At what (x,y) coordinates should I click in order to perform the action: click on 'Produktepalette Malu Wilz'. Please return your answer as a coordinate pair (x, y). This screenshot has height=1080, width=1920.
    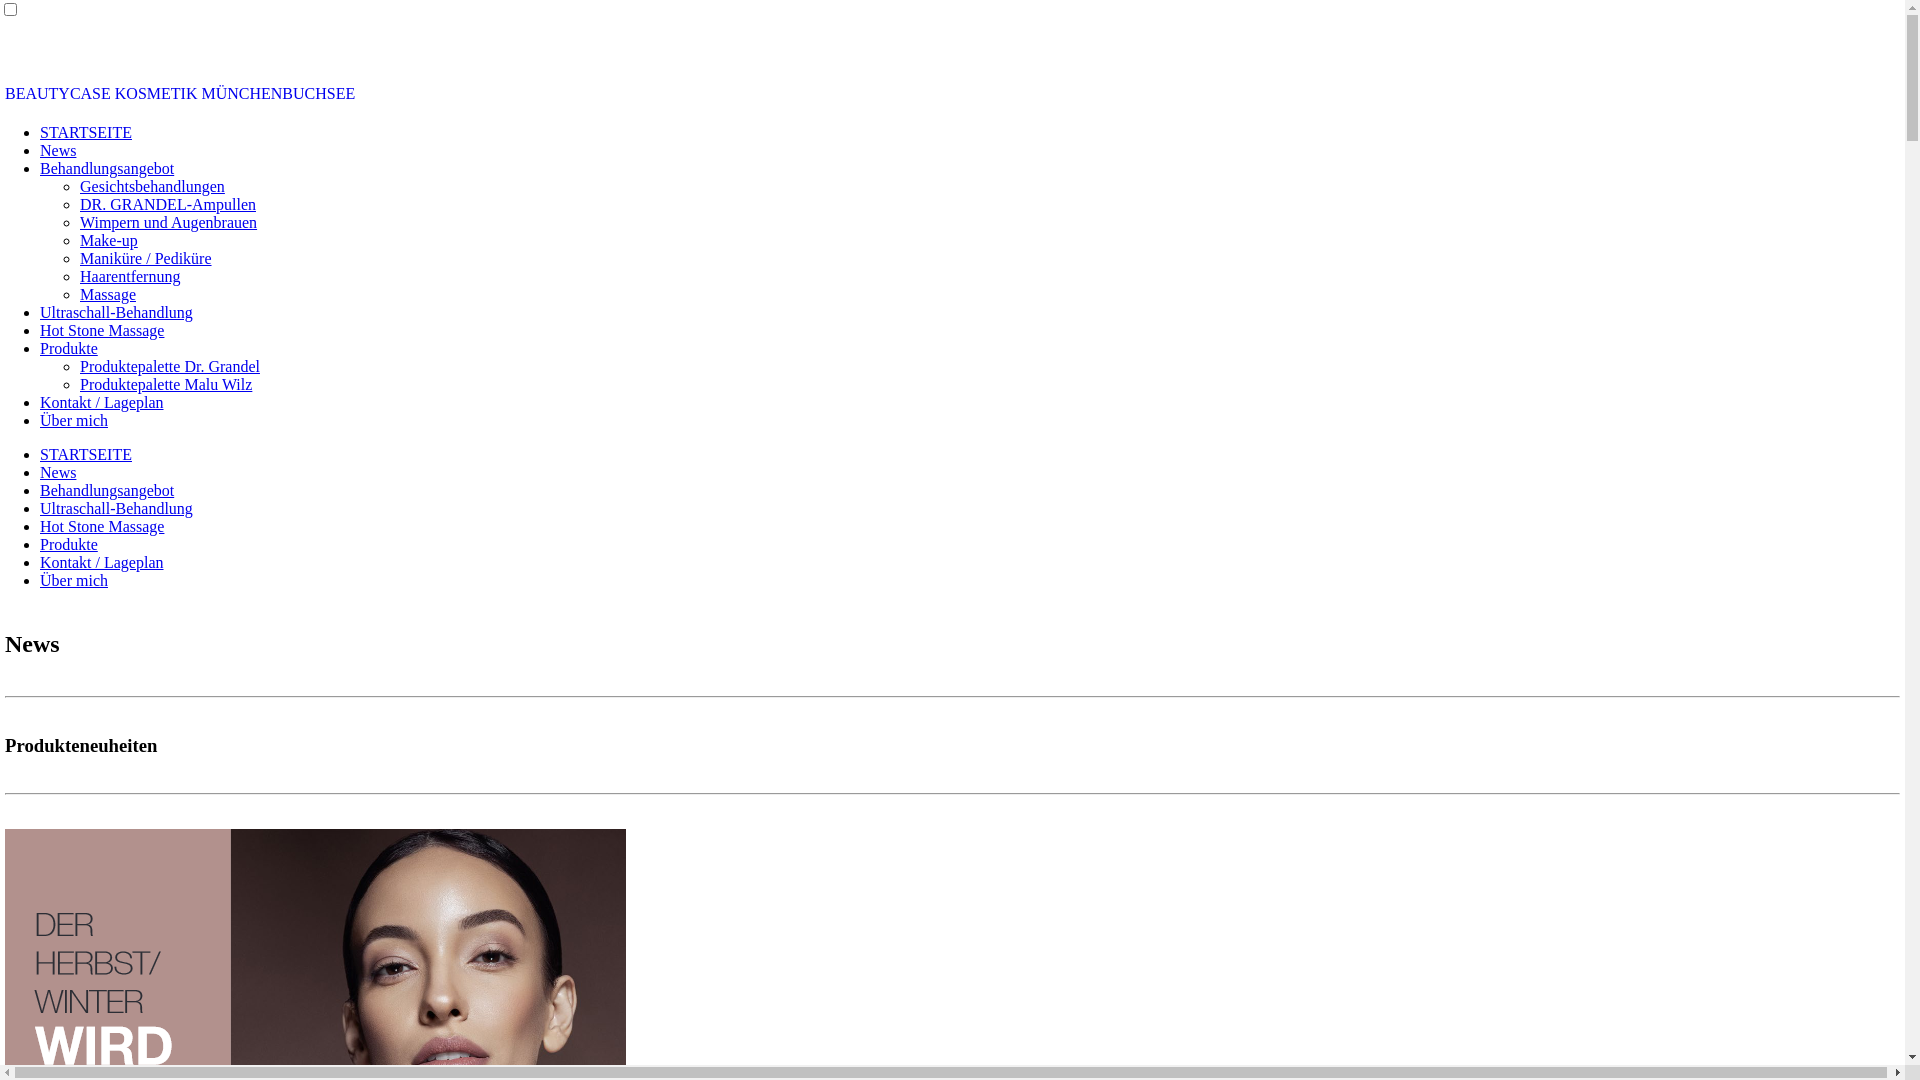
    Looking at the image, I should click on (166, 384).